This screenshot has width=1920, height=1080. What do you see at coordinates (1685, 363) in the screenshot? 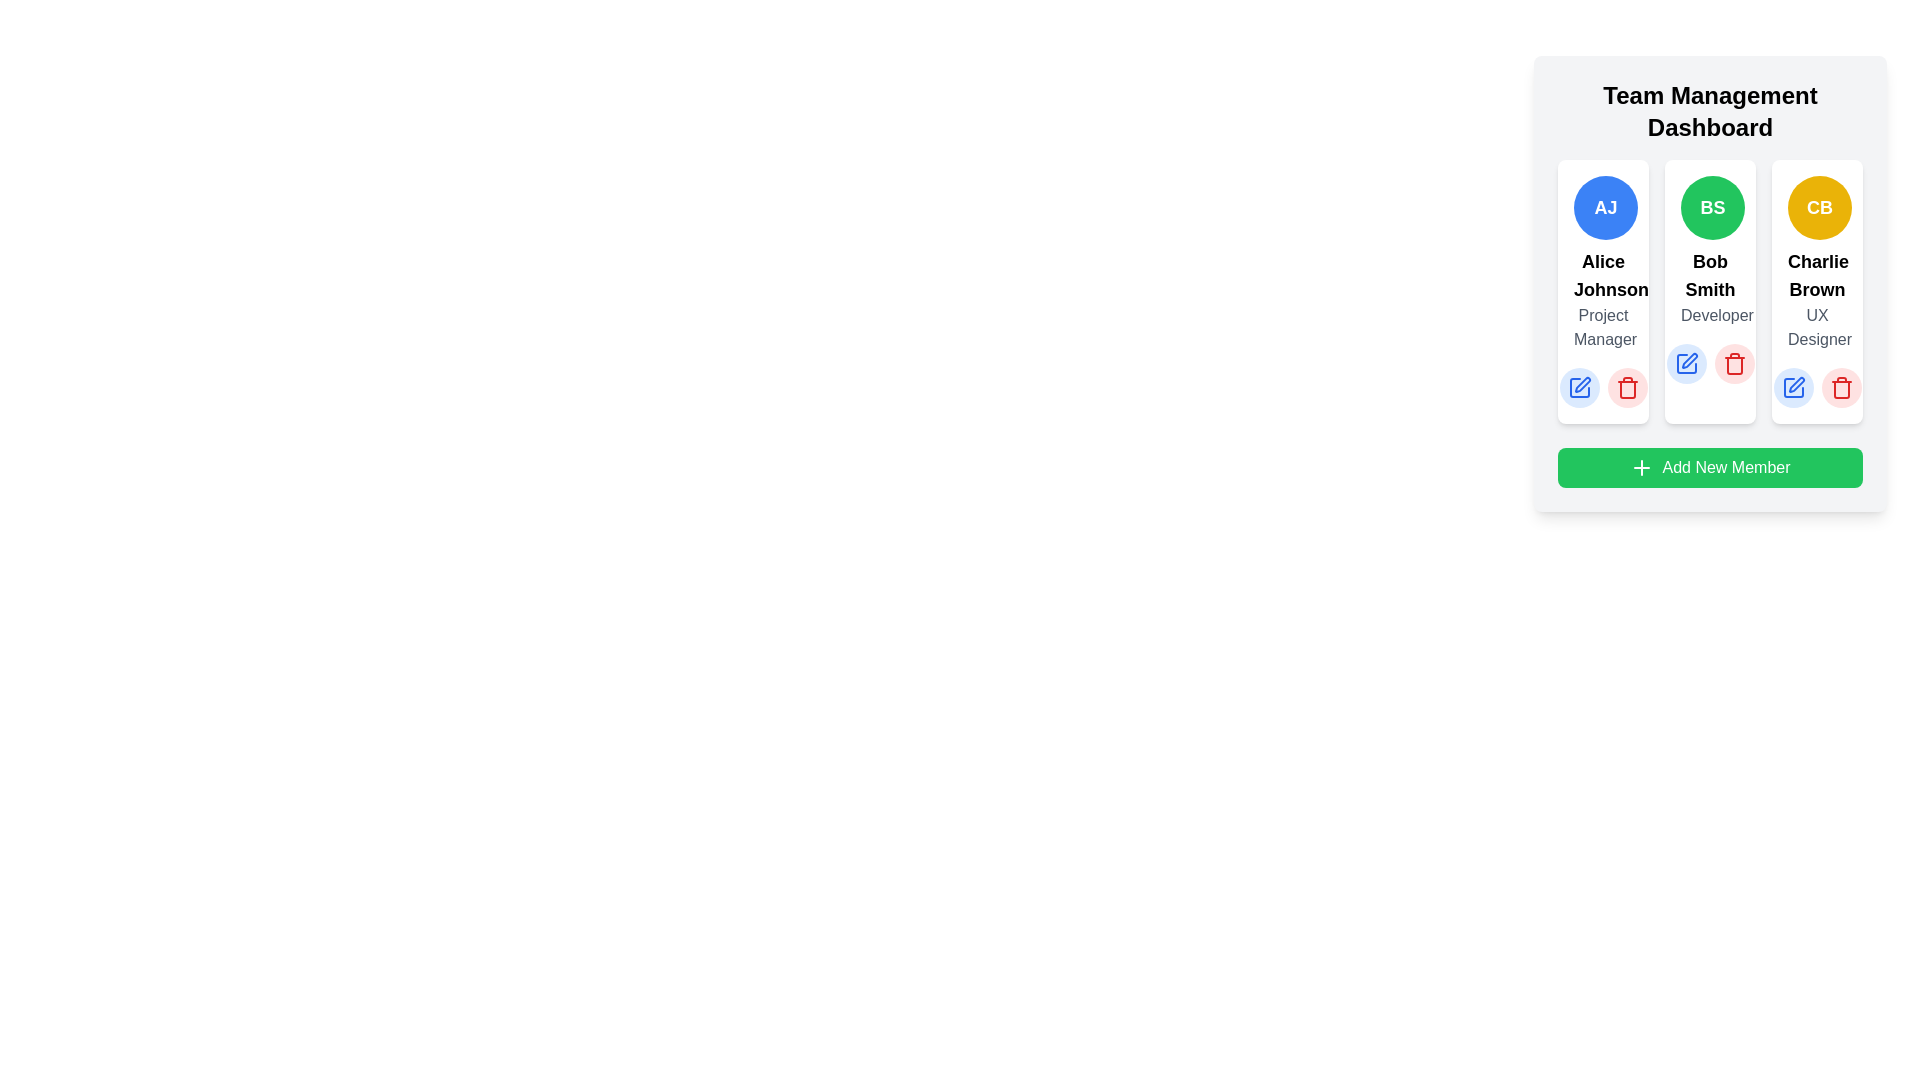
I see `the graphical SVG element representing the editable area in the 'Team Management Dashboard' for 'Bob Smith', positioned to the left of the trash bin icon` at bounding box center [1685, 363].